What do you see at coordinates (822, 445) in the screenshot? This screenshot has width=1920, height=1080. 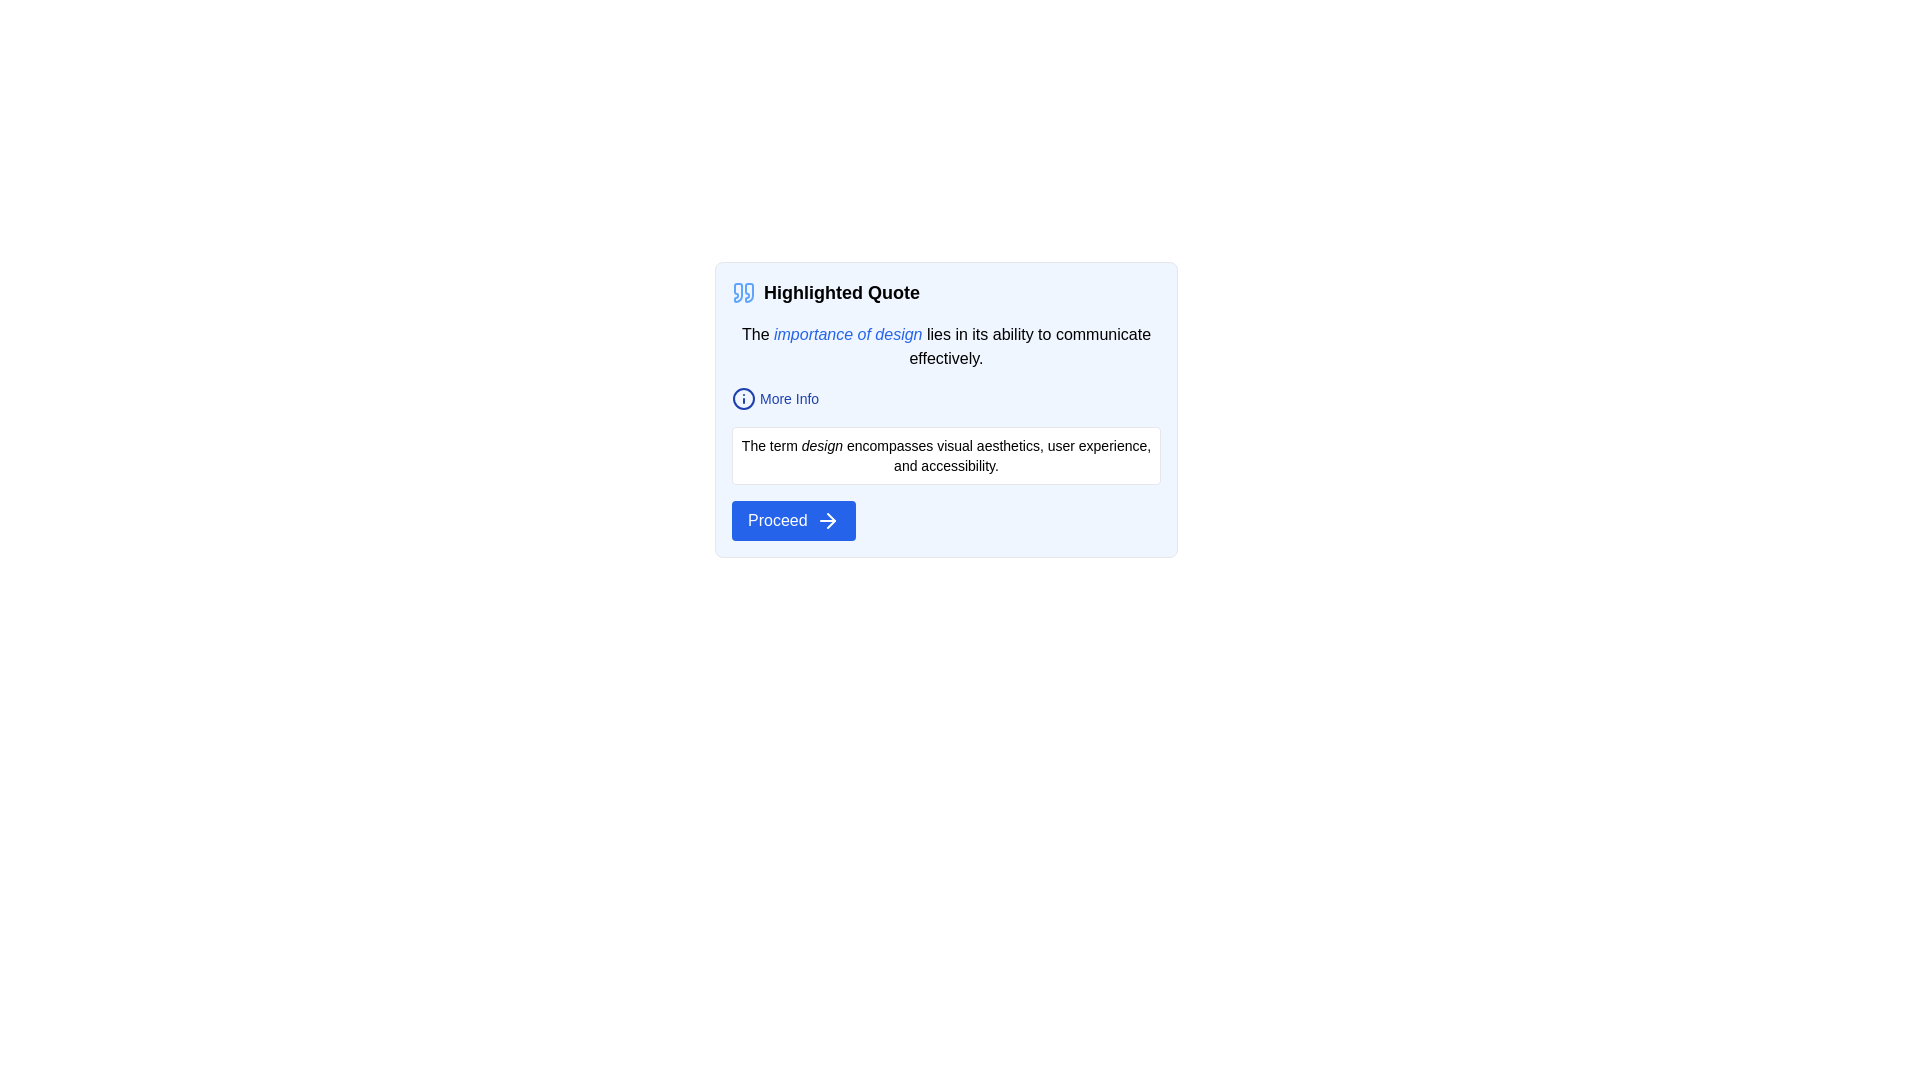 I see `the text element containing the word 'design' within the informational dialog box, which is part of the sentence describing visual aesthetics, user experience, and accessibility` at bounding box center [822, 445].